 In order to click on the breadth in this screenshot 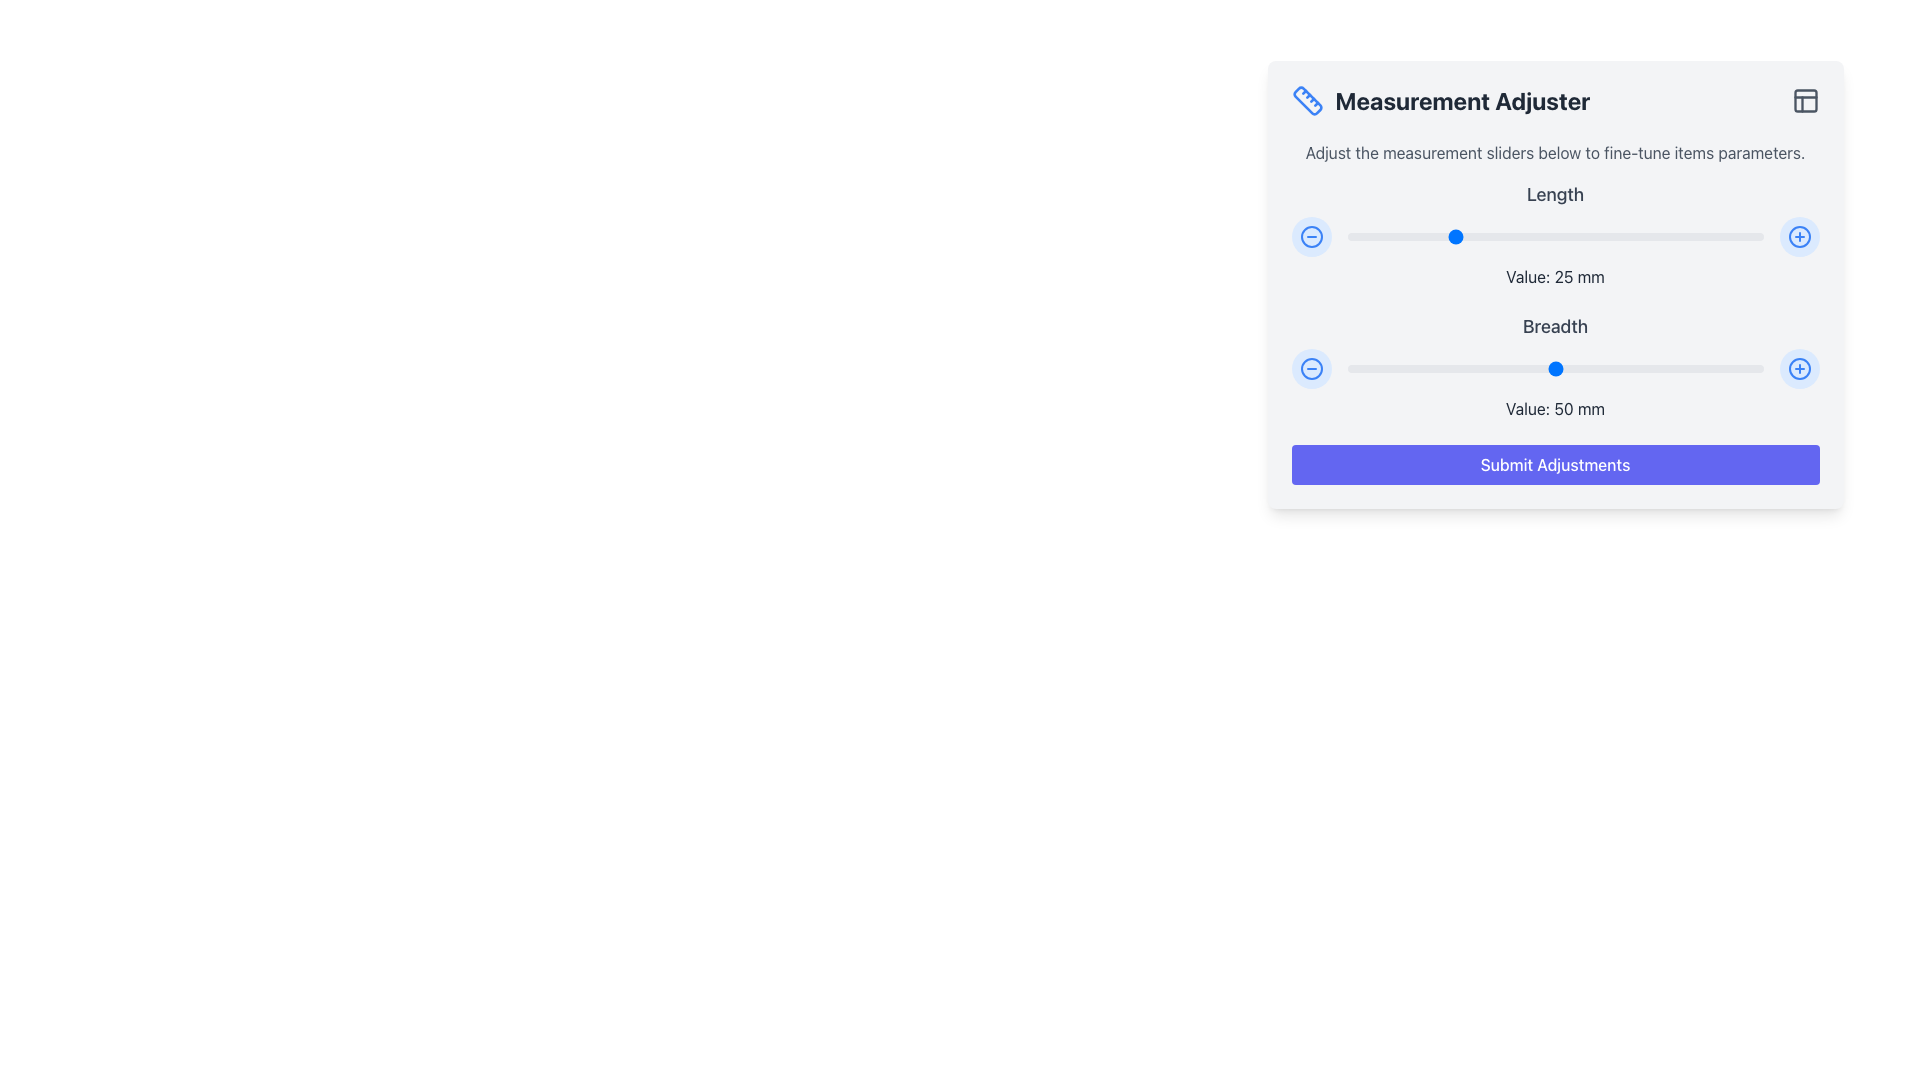, I will do `click(1575, 369)`.